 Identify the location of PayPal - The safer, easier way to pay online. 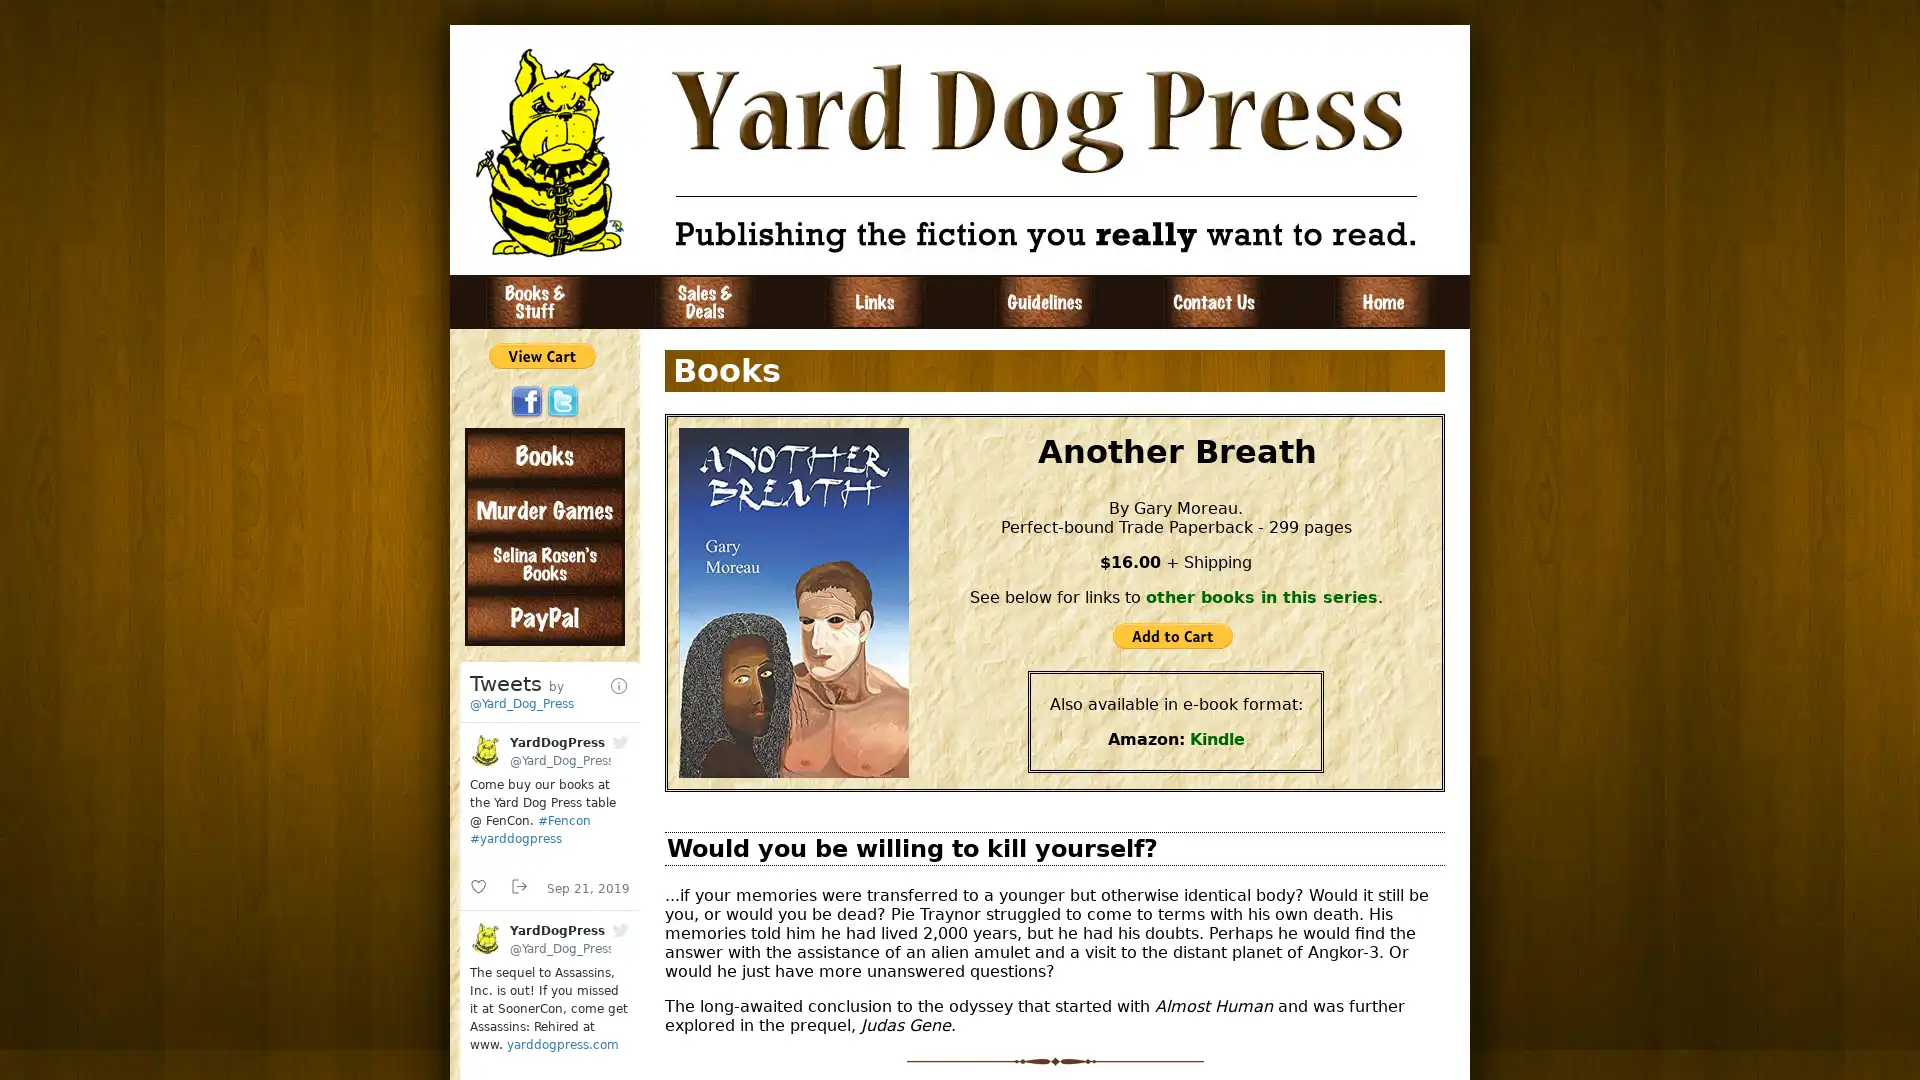
(542, 354).